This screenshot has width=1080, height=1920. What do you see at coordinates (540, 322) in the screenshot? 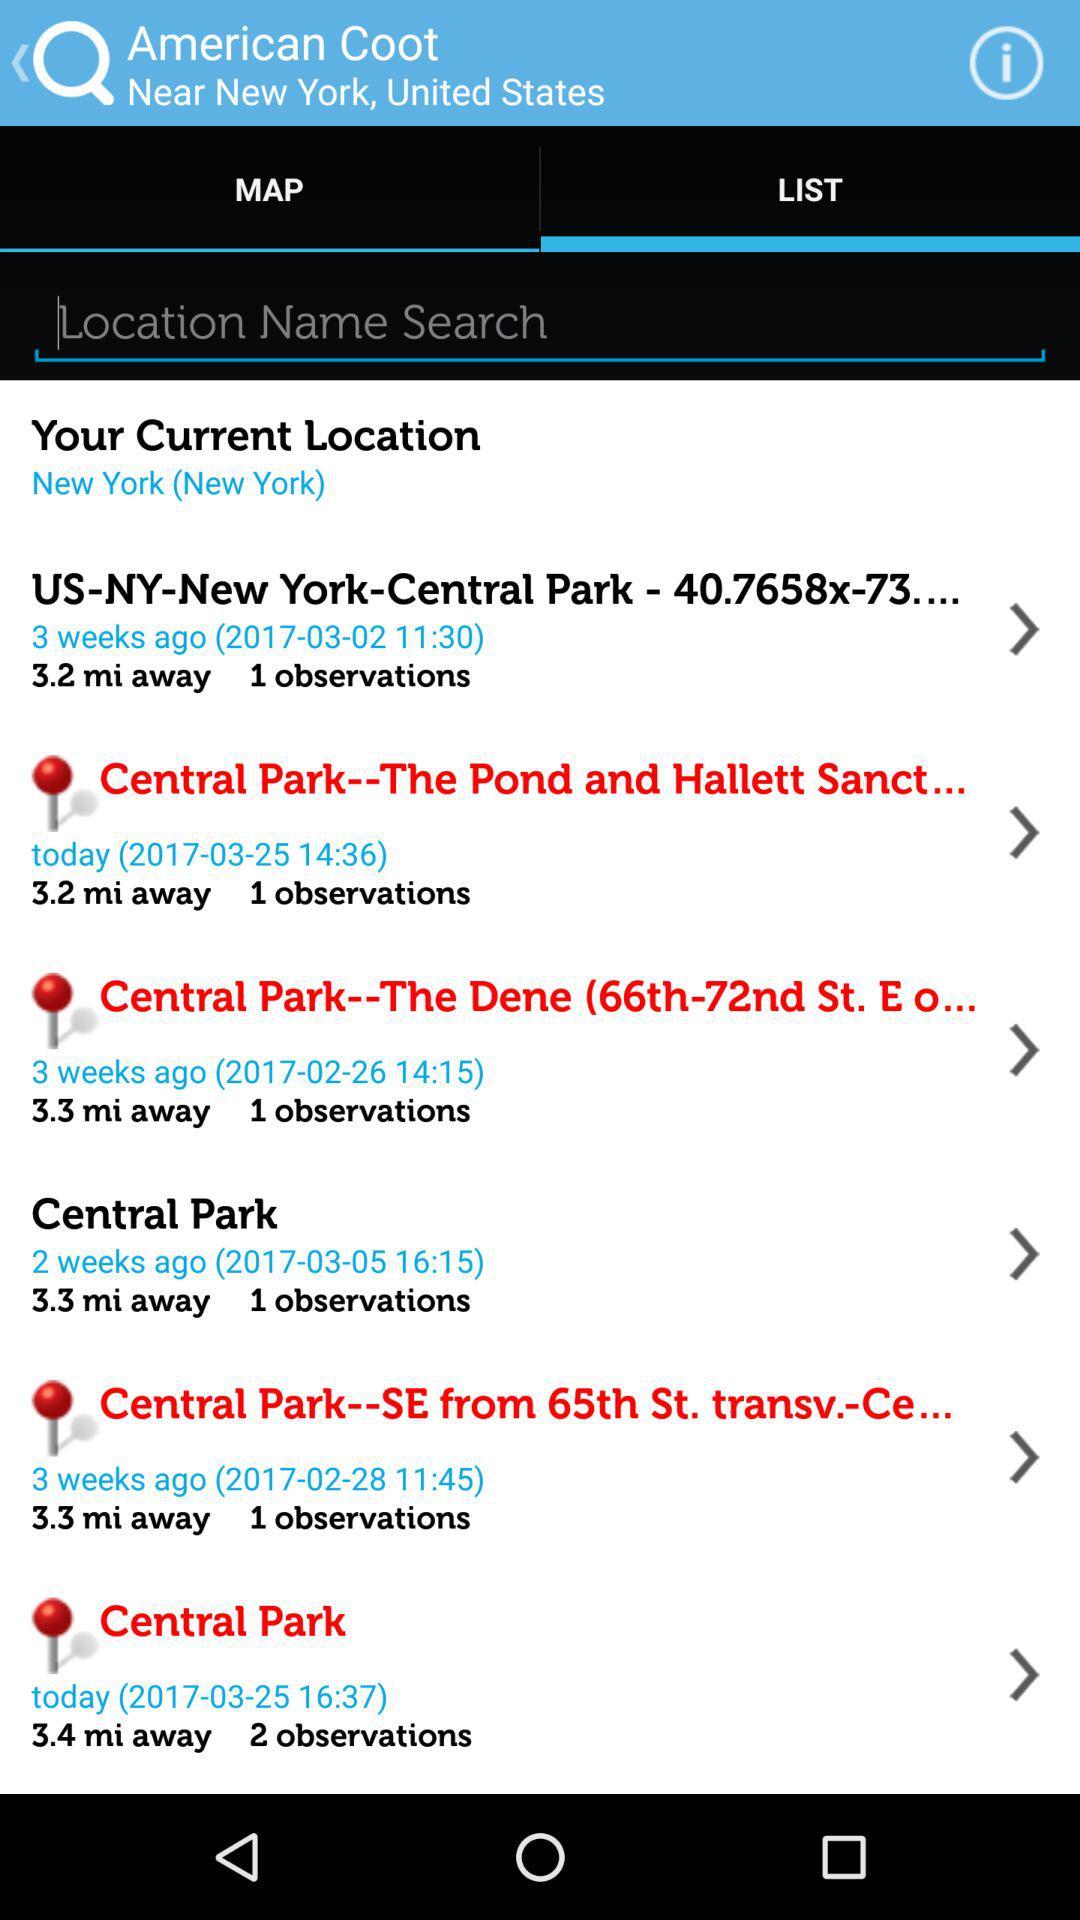
I see `type the location name` at bounding box center [540, 322].